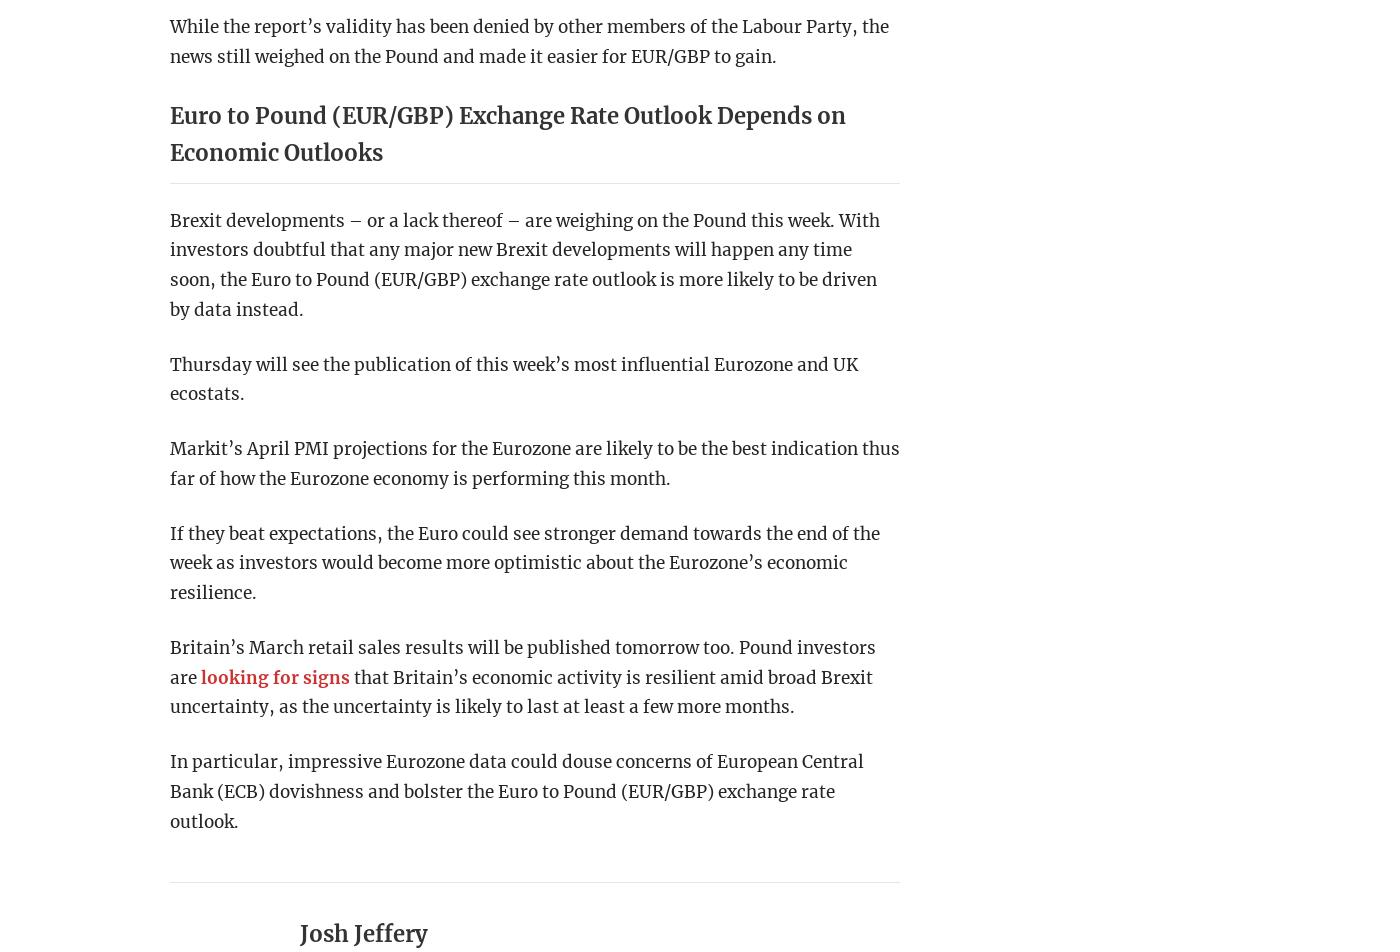  What do you see at coordinates (169, 692) in the screenshot?
I see `'that Britain’s economic activity is resilient amid broad Brexit uncertainty, as the uncertainty is likely to last at least a few more months.'` at bounding box center [169, 692].